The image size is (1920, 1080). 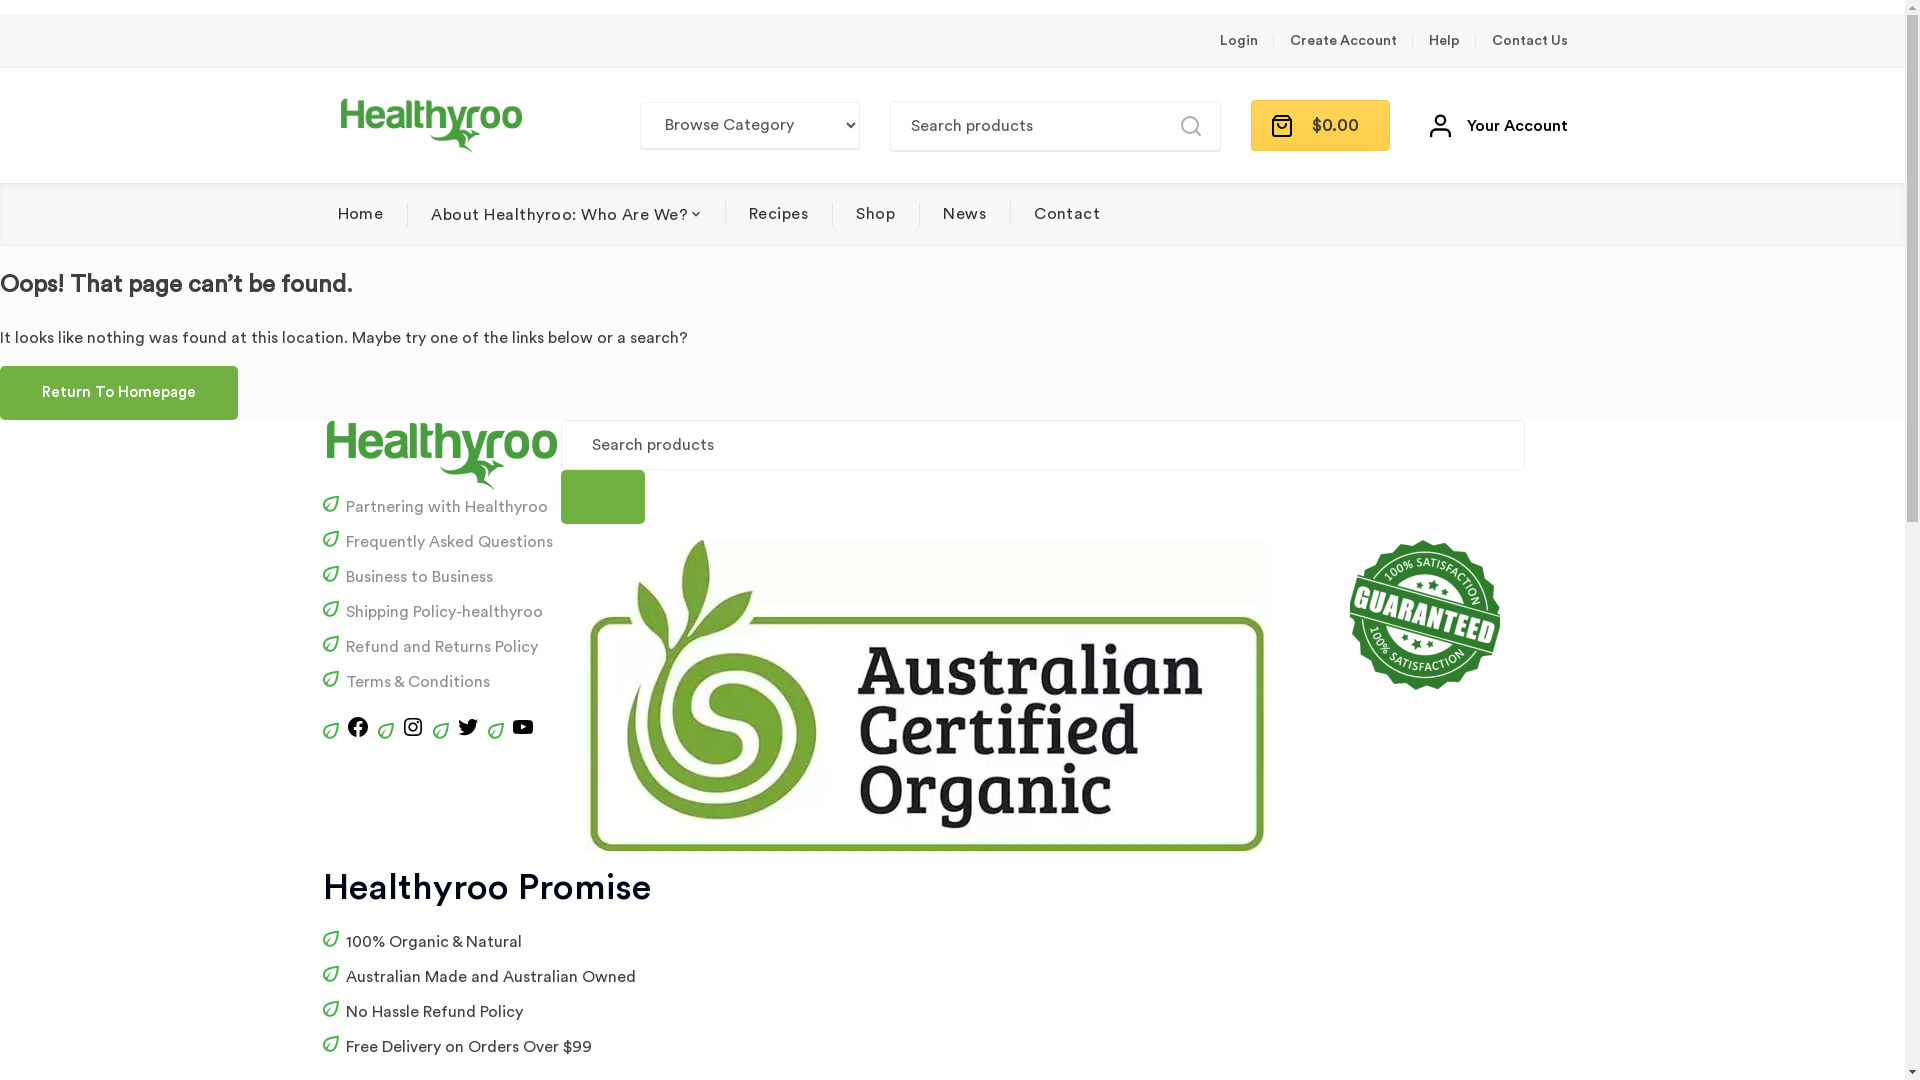 I want to click on 'Create Account', so click(x=1343, y=41).